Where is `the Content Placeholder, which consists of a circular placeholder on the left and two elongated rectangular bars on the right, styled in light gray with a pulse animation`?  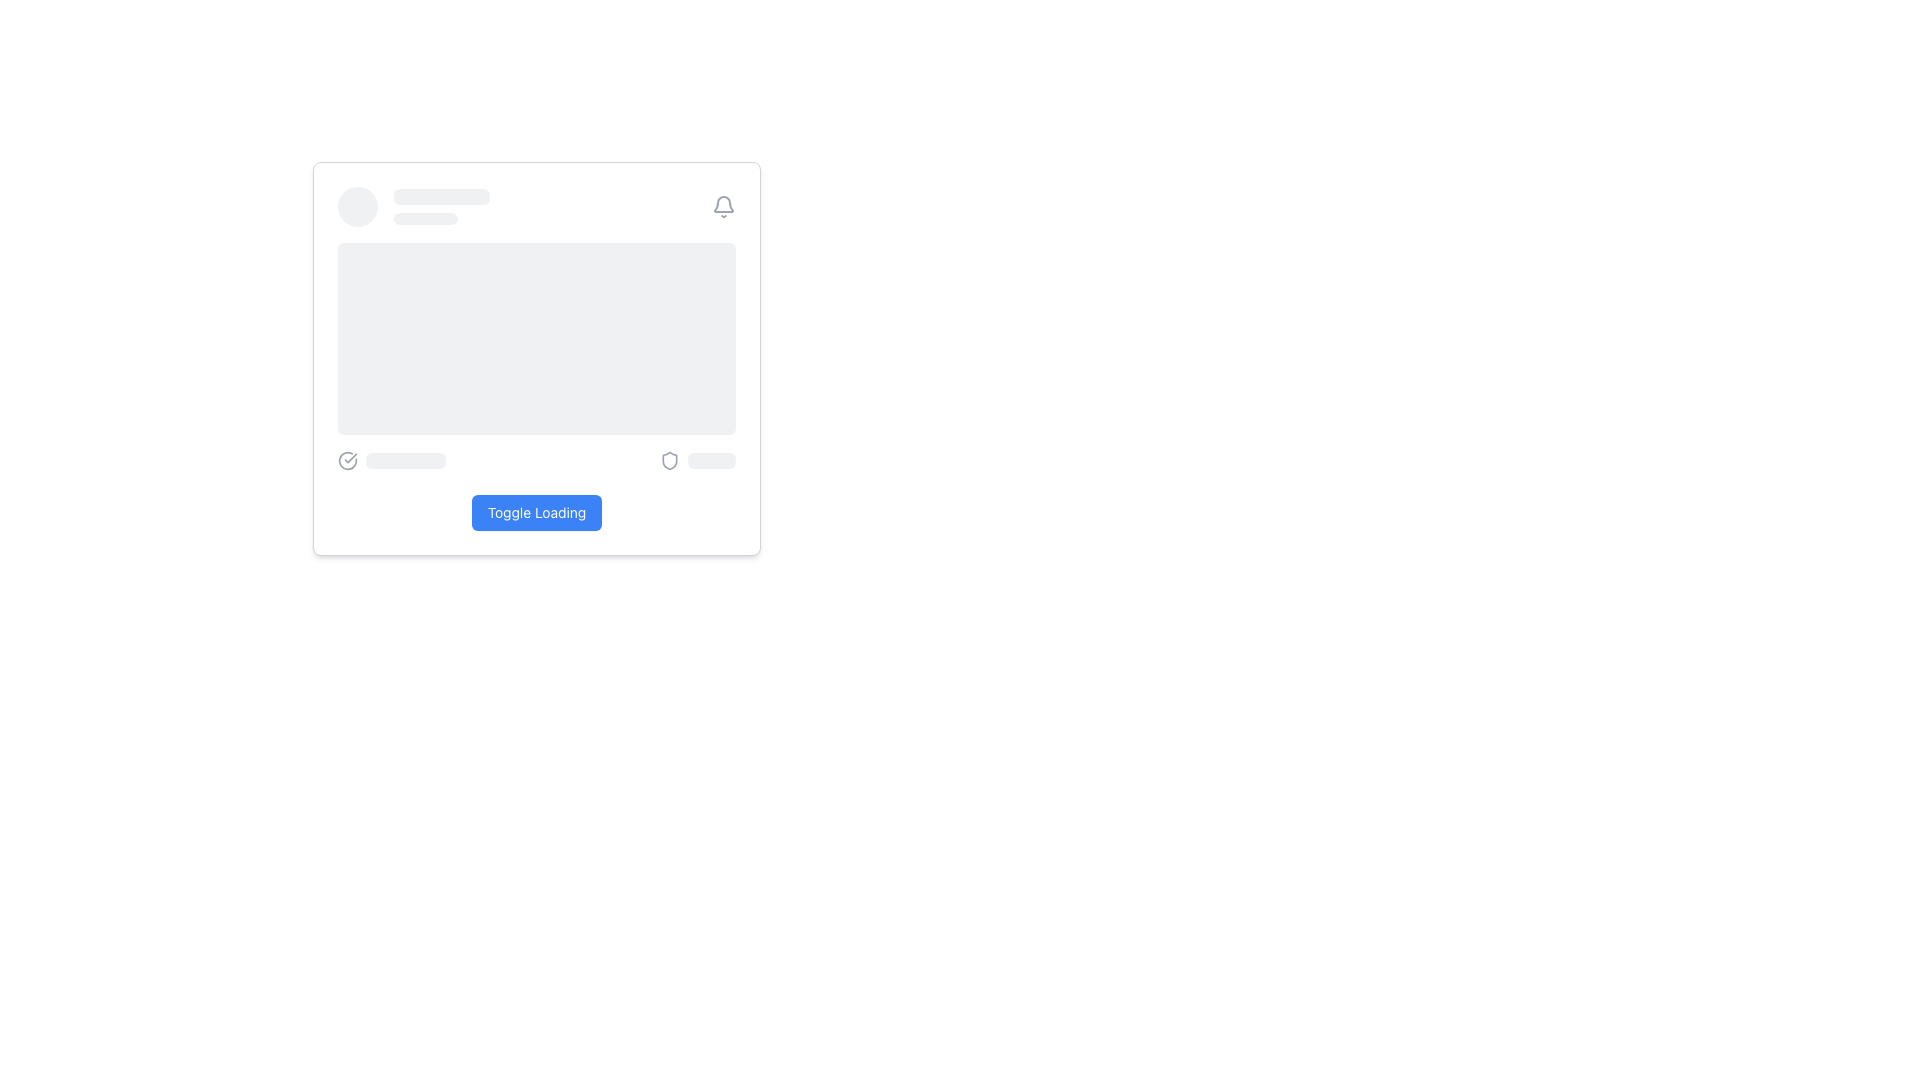
the Content Placeholder, which consists of a circular placeholder on the left and two elongated rectangular bars on the right, styled in light gray with a pulse animation is located at coordinates (412, 207).